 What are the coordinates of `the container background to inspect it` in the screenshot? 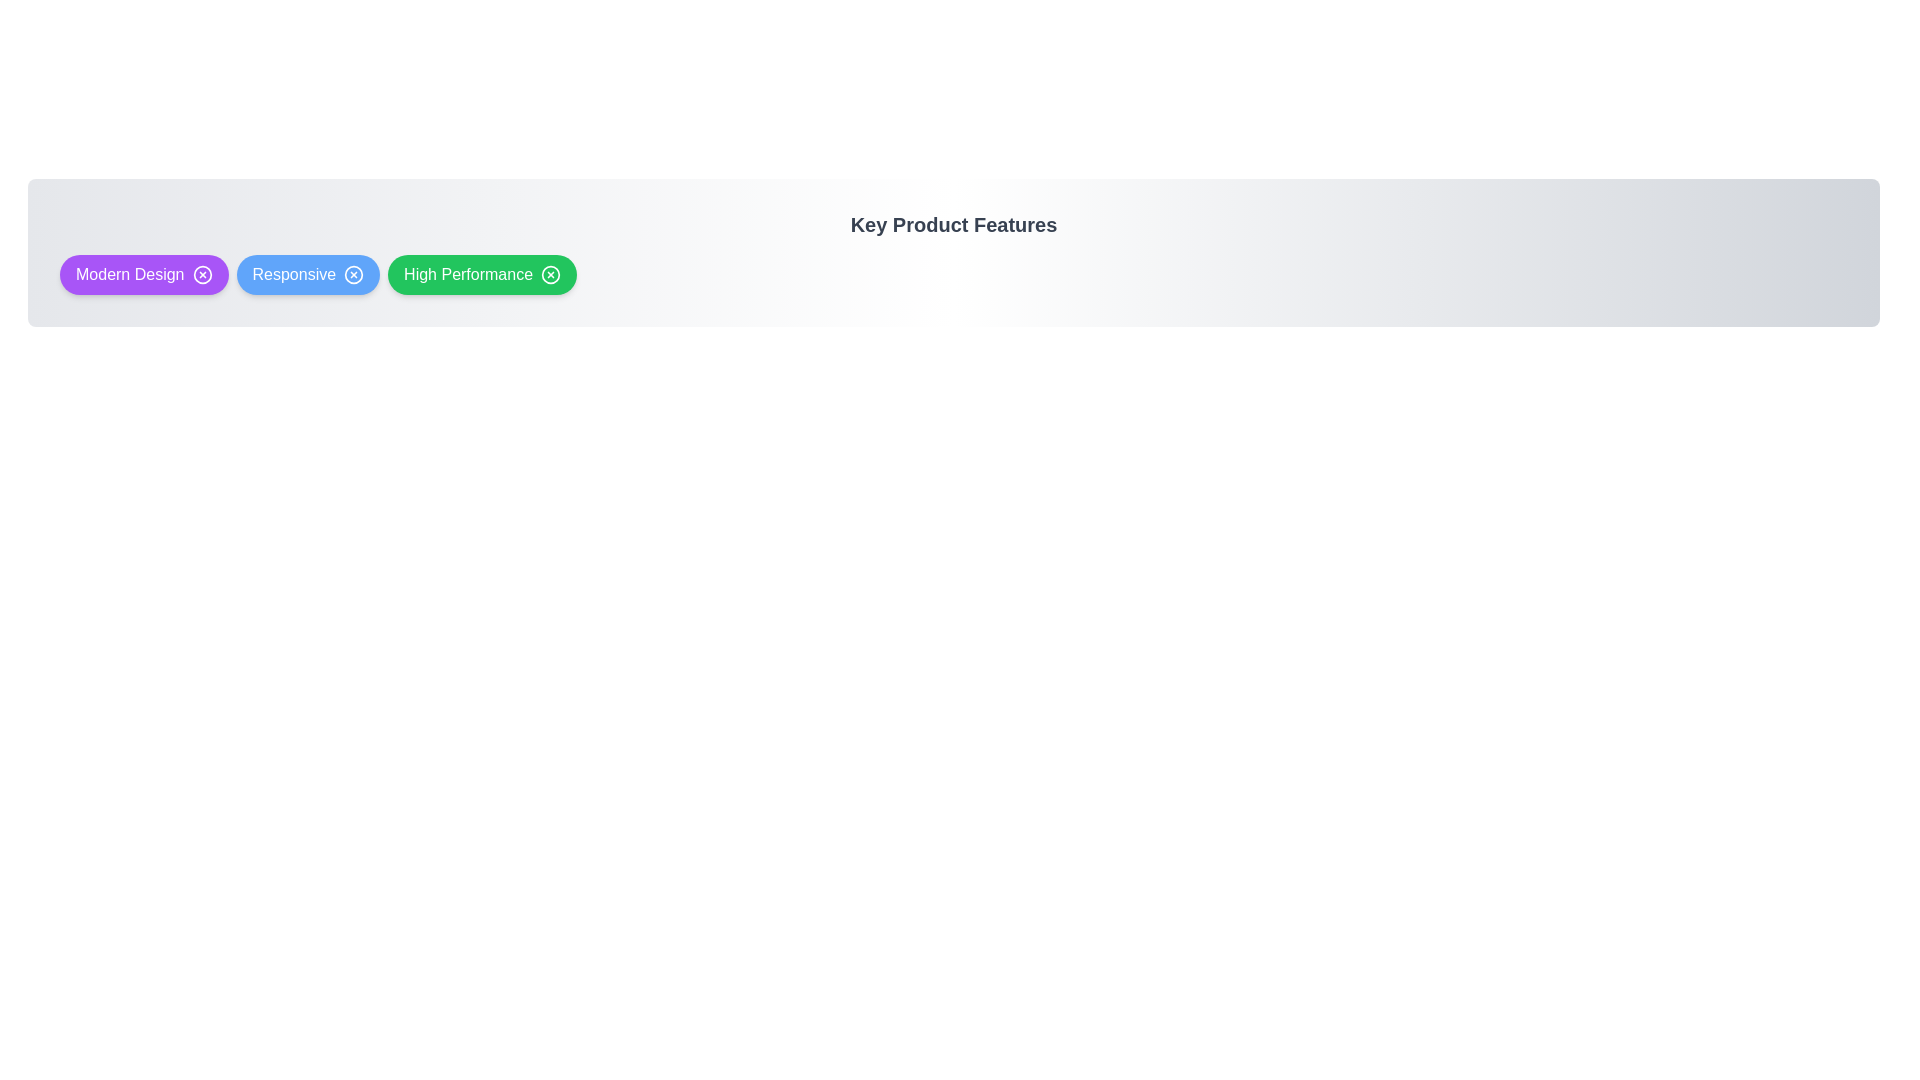 It's located at (953, 252).